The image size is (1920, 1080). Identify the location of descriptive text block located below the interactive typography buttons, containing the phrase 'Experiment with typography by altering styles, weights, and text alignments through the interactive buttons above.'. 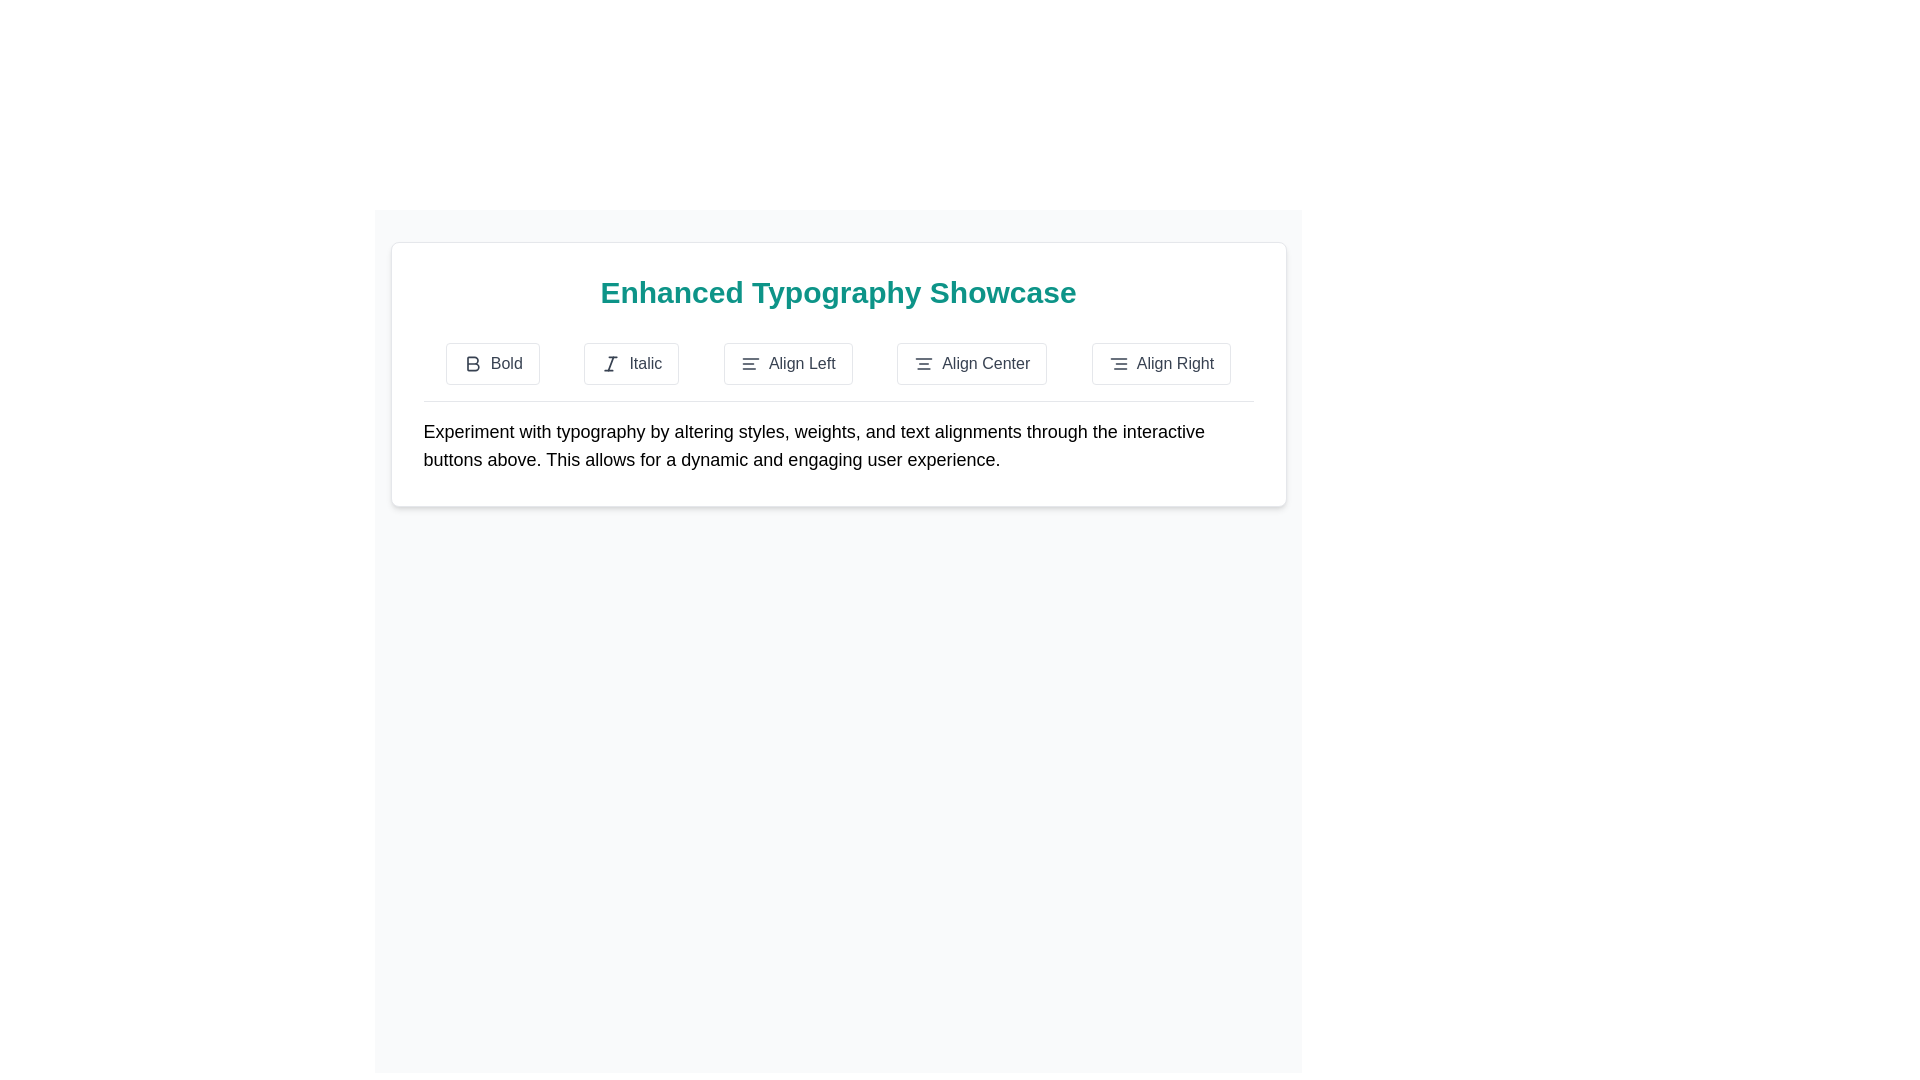
(838, 445).